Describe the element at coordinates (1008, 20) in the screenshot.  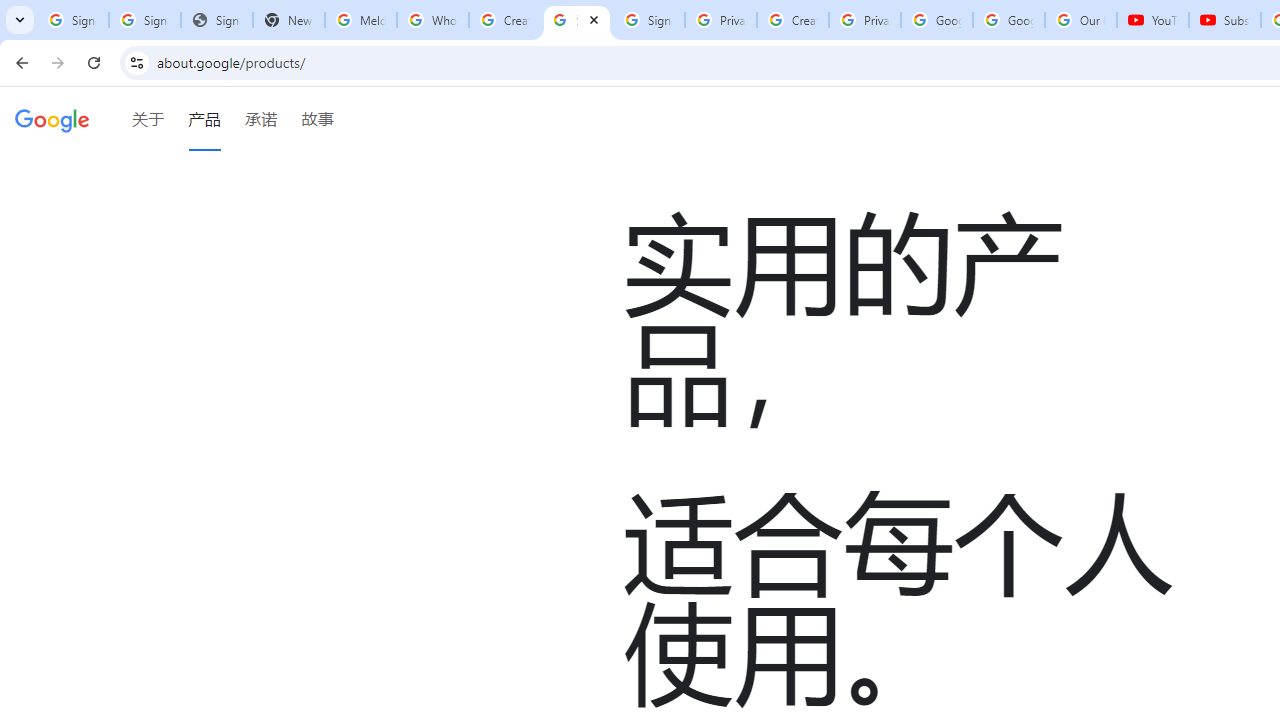
I see `'Google Account'` at that location.